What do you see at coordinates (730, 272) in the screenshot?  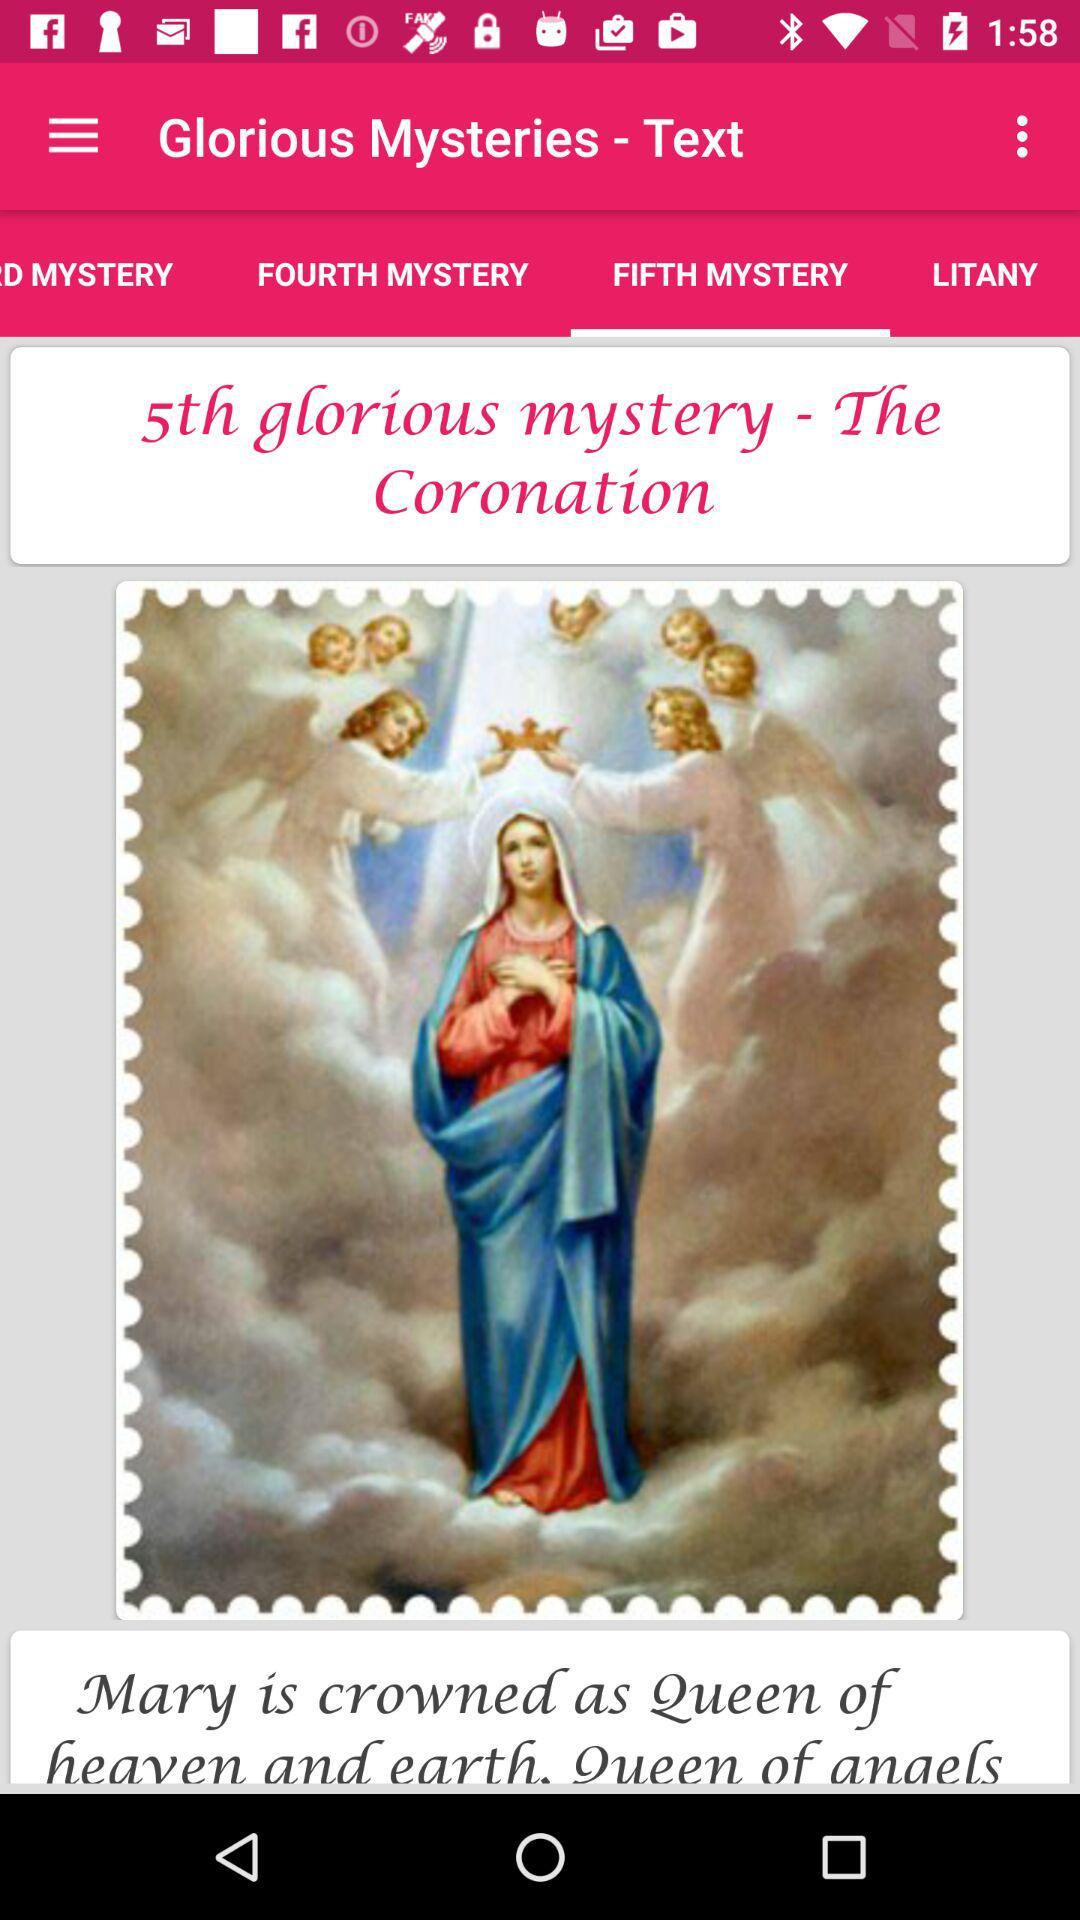 I see `icon below glorious mysteries - text icon` at bounding box center [730, 272].